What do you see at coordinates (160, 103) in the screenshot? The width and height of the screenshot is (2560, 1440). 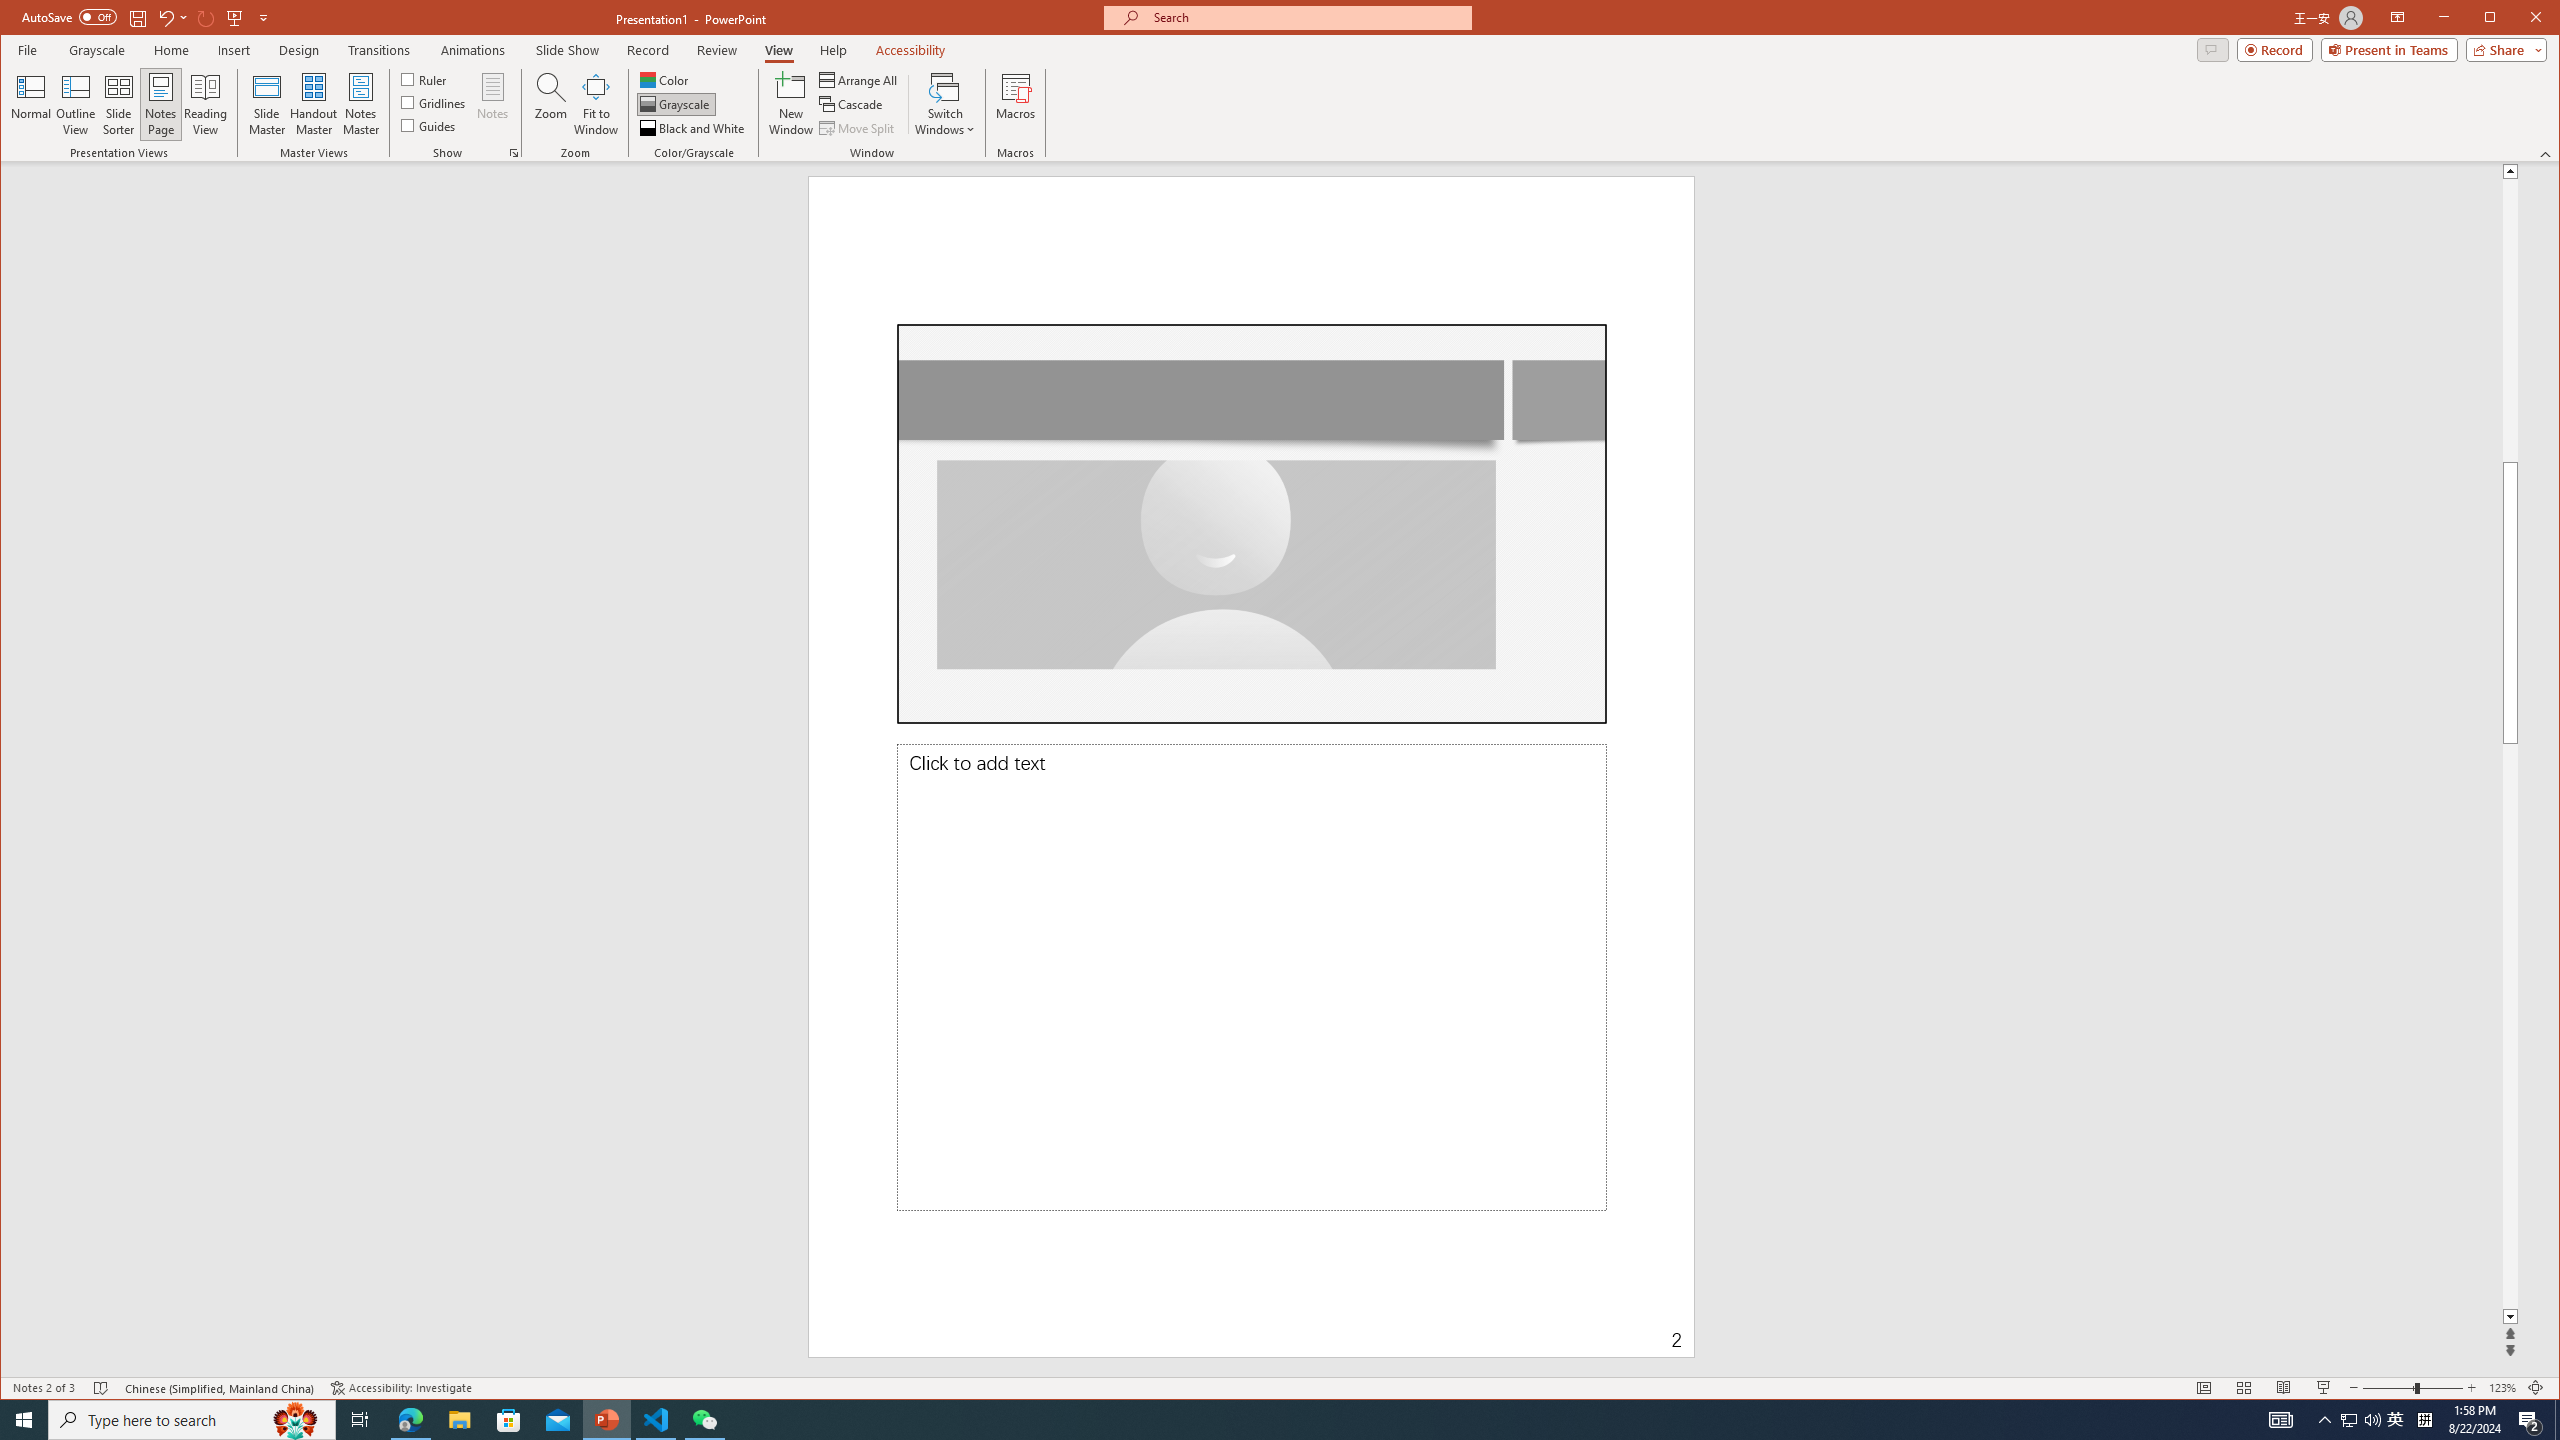 I see `'Notes Page'` at bounding box center [160, 103].